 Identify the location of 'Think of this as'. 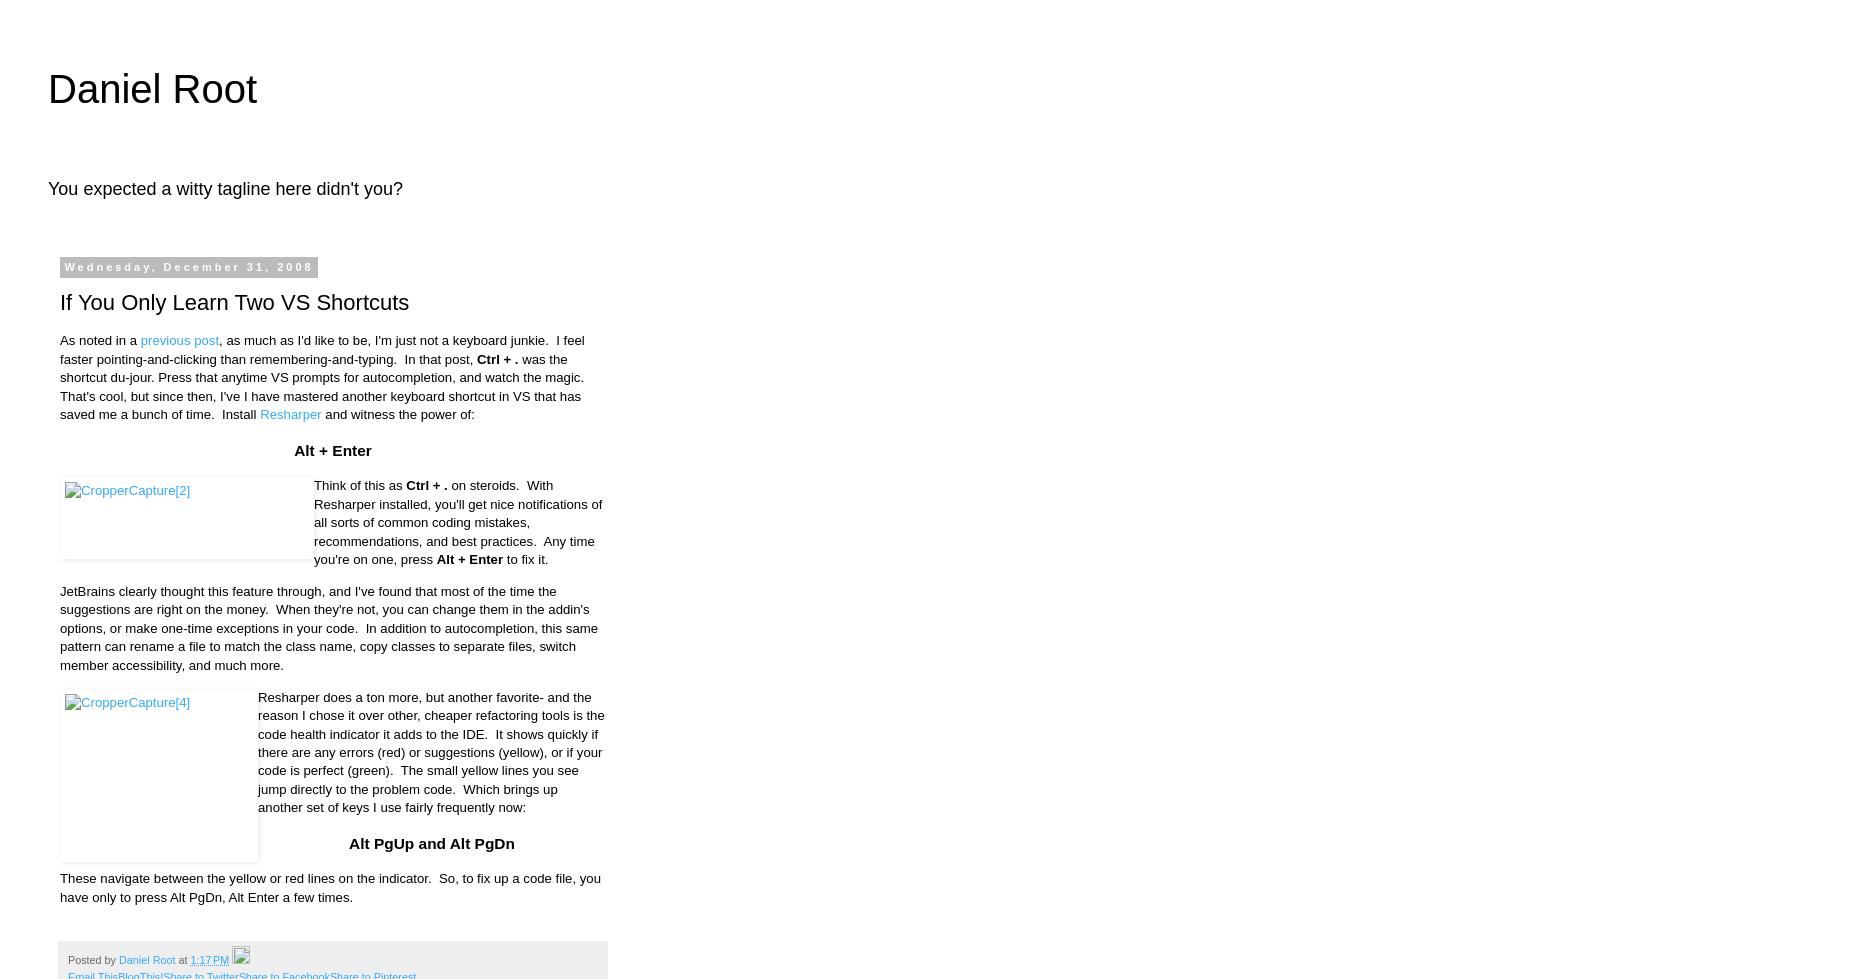
(360, 485).